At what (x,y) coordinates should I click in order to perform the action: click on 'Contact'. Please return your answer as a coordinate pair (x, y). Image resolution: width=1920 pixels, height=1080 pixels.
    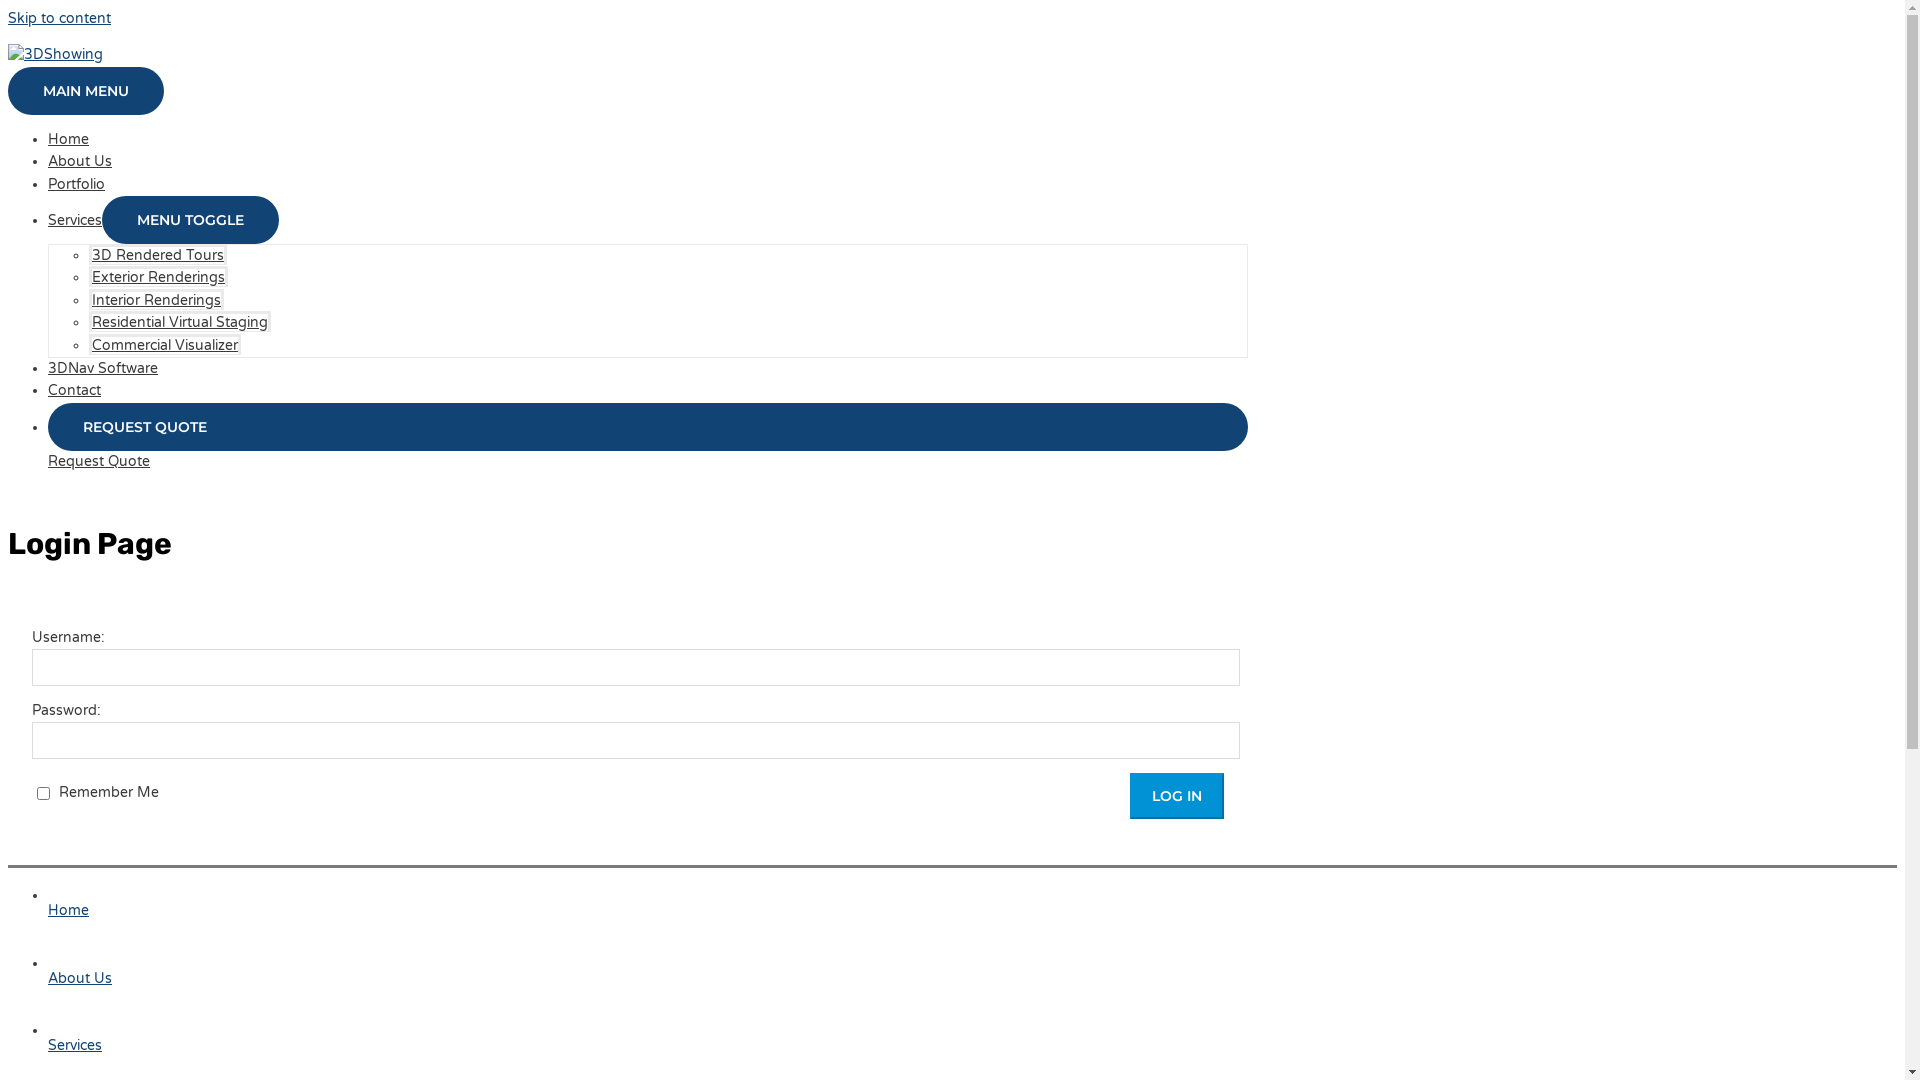
    Looking at the image, I should click on (74, 390).